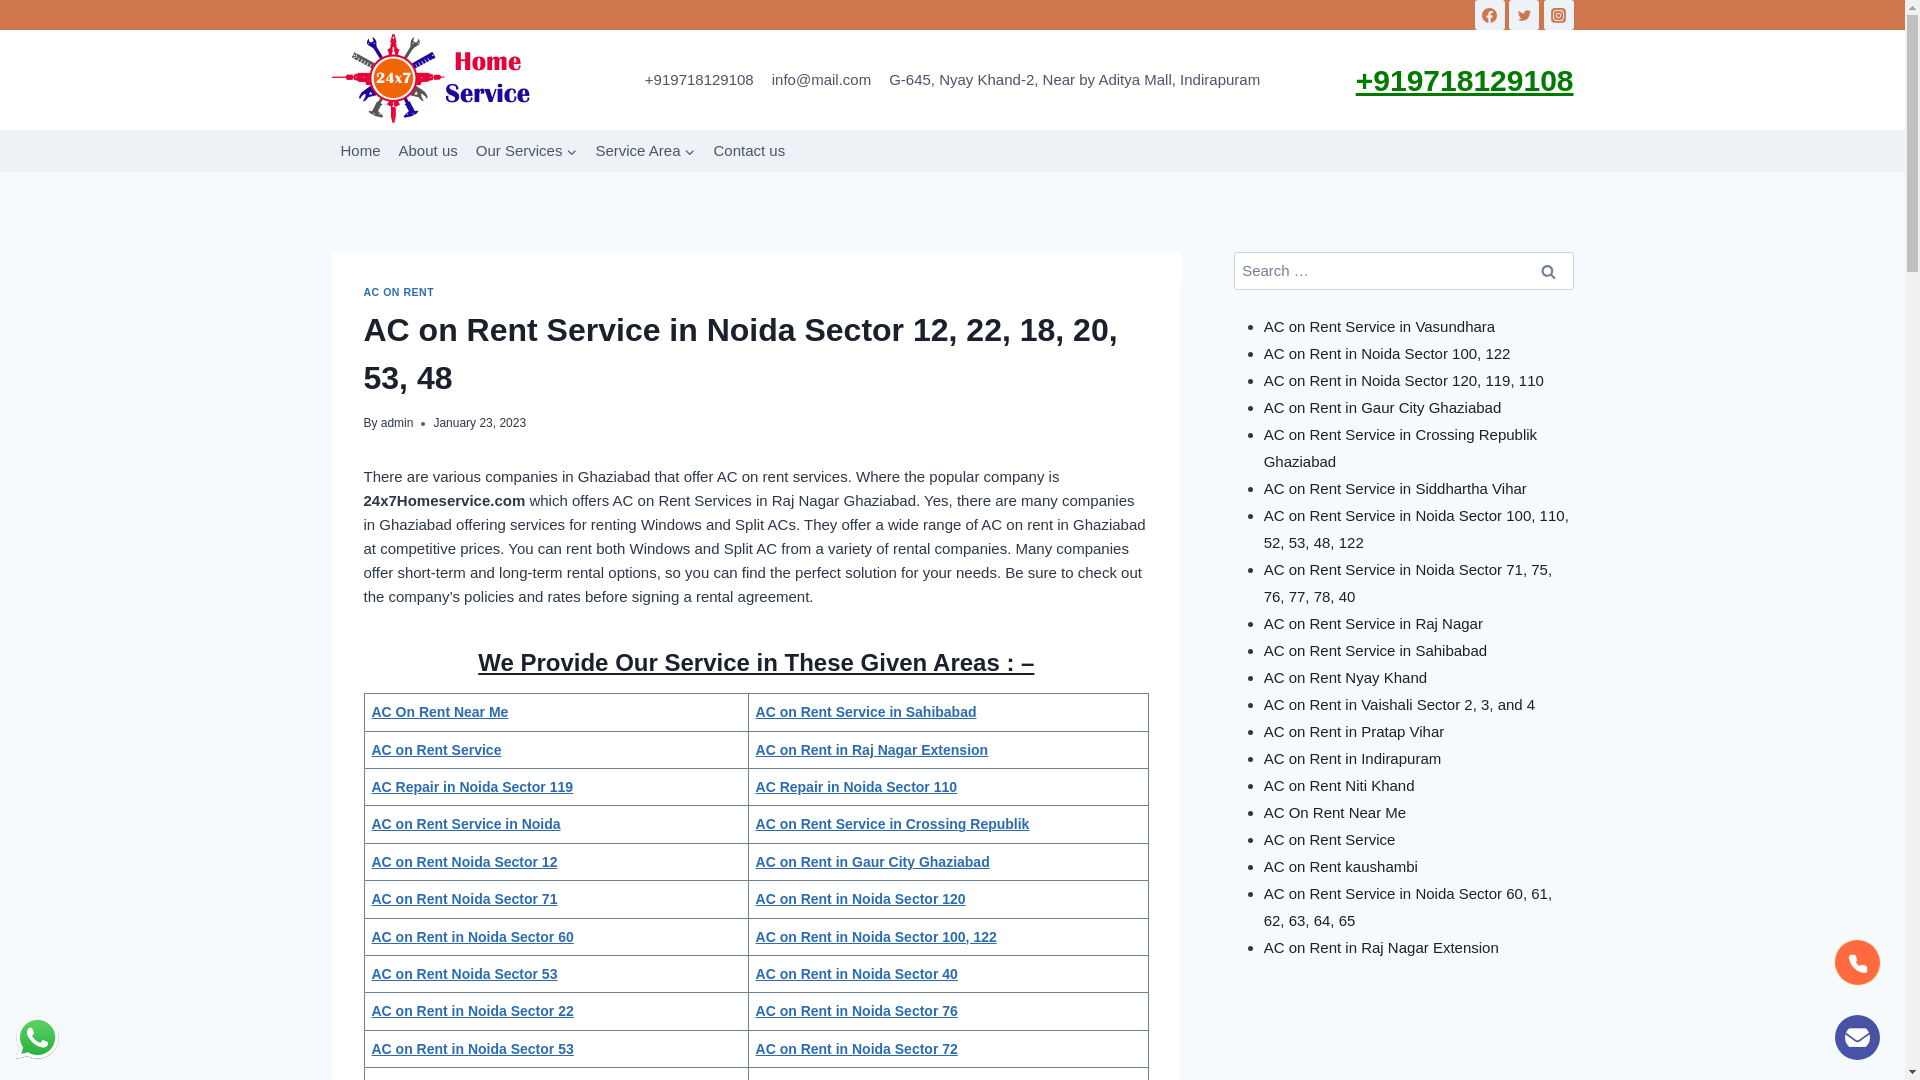 The width and height of the screenshot is (1920, 1080). Describe the element at coordinates (1339, 783) in the screenshot. I see `'AC on Rent Niti Khand'` at that location.